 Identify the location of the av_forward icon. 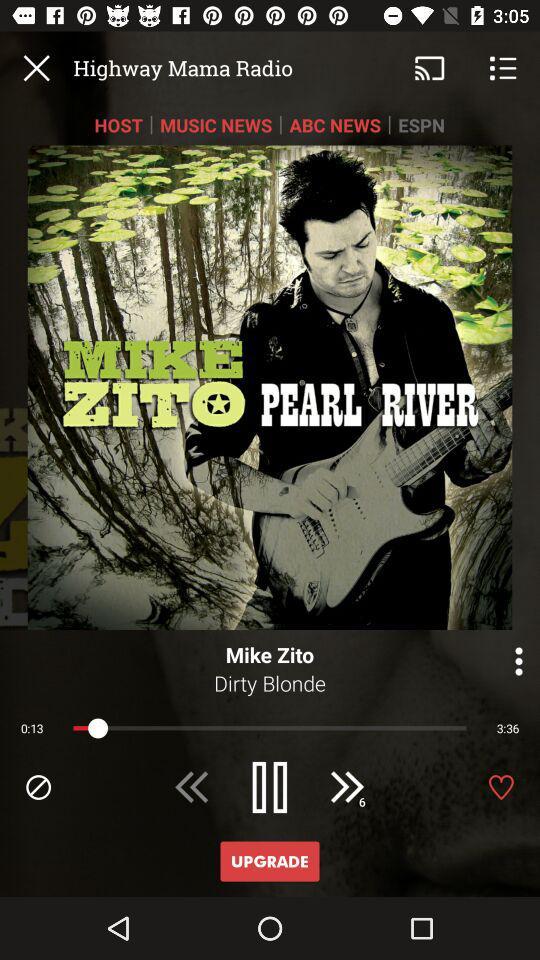
(346, 787).